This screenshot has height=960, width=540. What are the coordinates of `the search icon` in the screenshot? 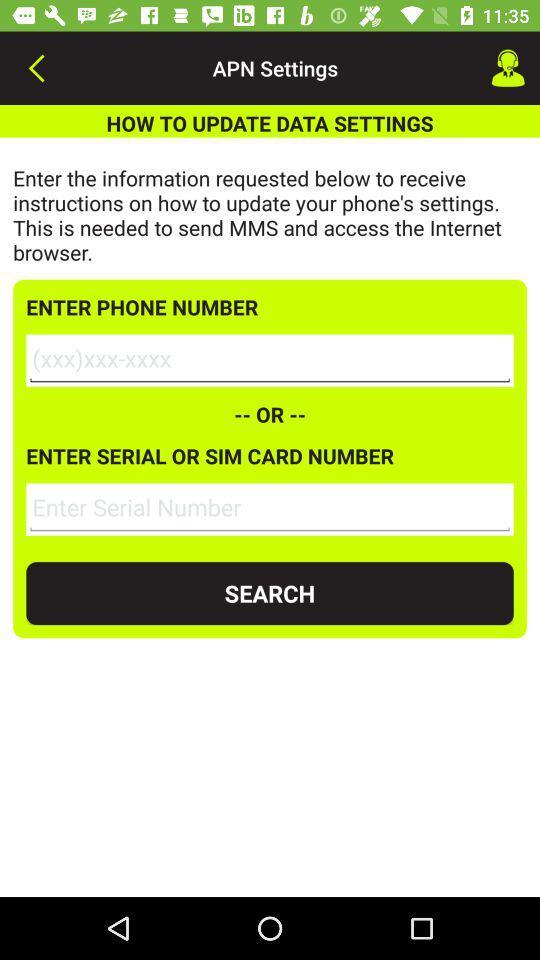 It's located at (270, 593).